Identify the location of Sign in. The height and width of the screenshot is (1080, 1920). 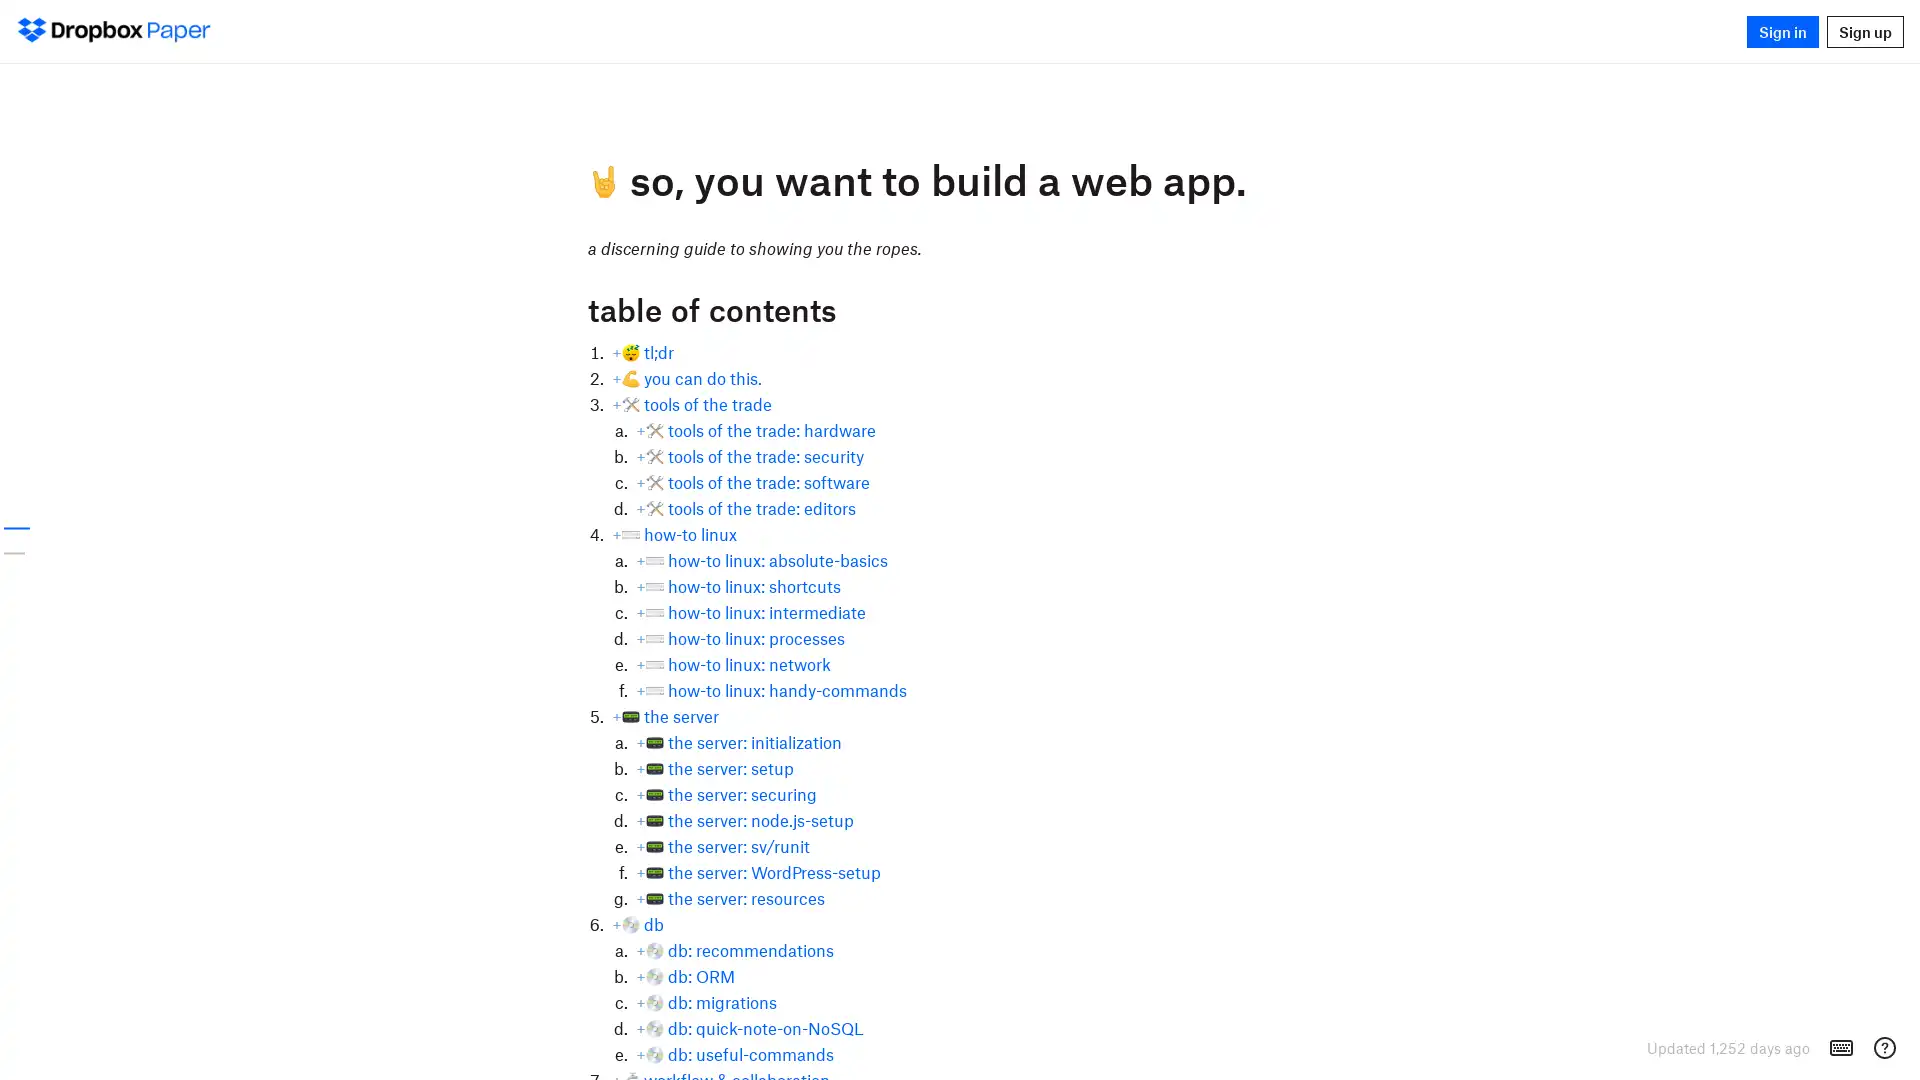
(1782, 30).